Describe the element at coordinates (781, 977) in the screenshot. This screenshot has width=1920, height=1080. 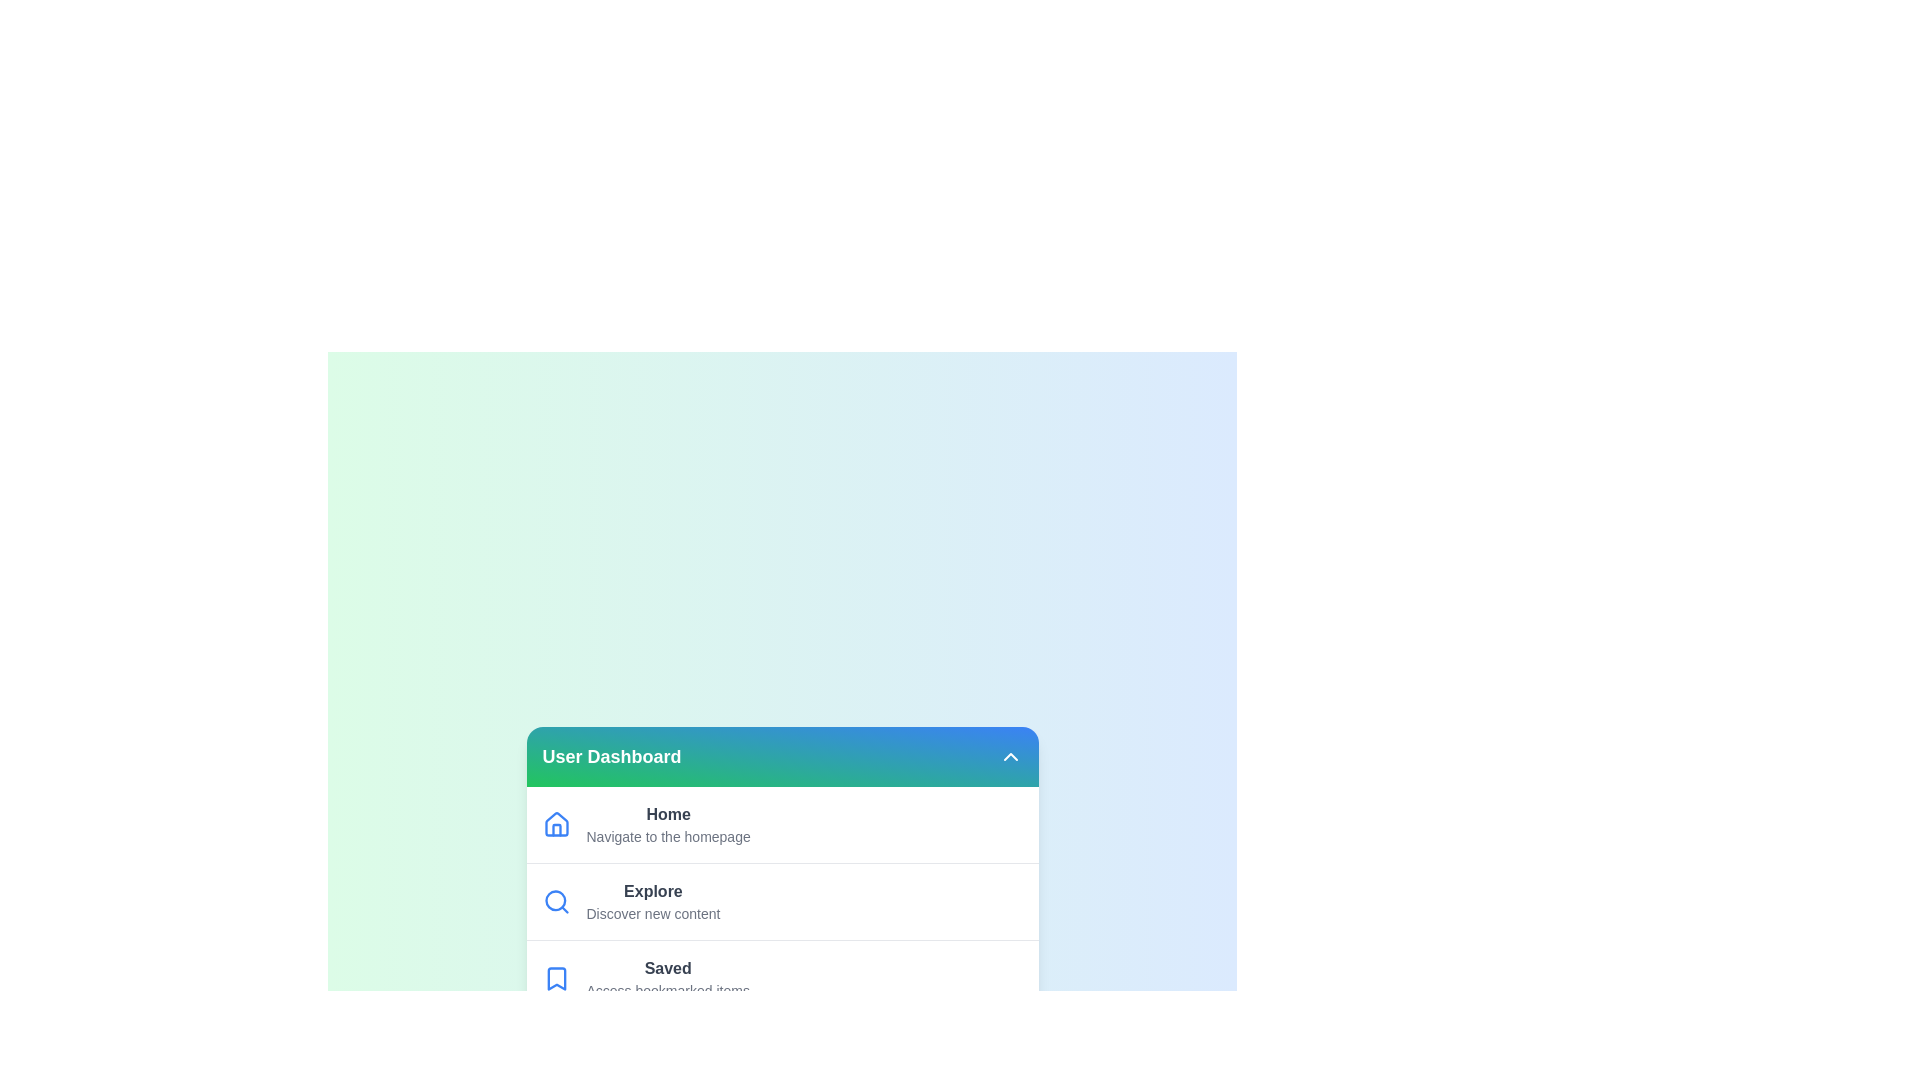
I see `the menu item Saved to reveal its hover effect` at that location.